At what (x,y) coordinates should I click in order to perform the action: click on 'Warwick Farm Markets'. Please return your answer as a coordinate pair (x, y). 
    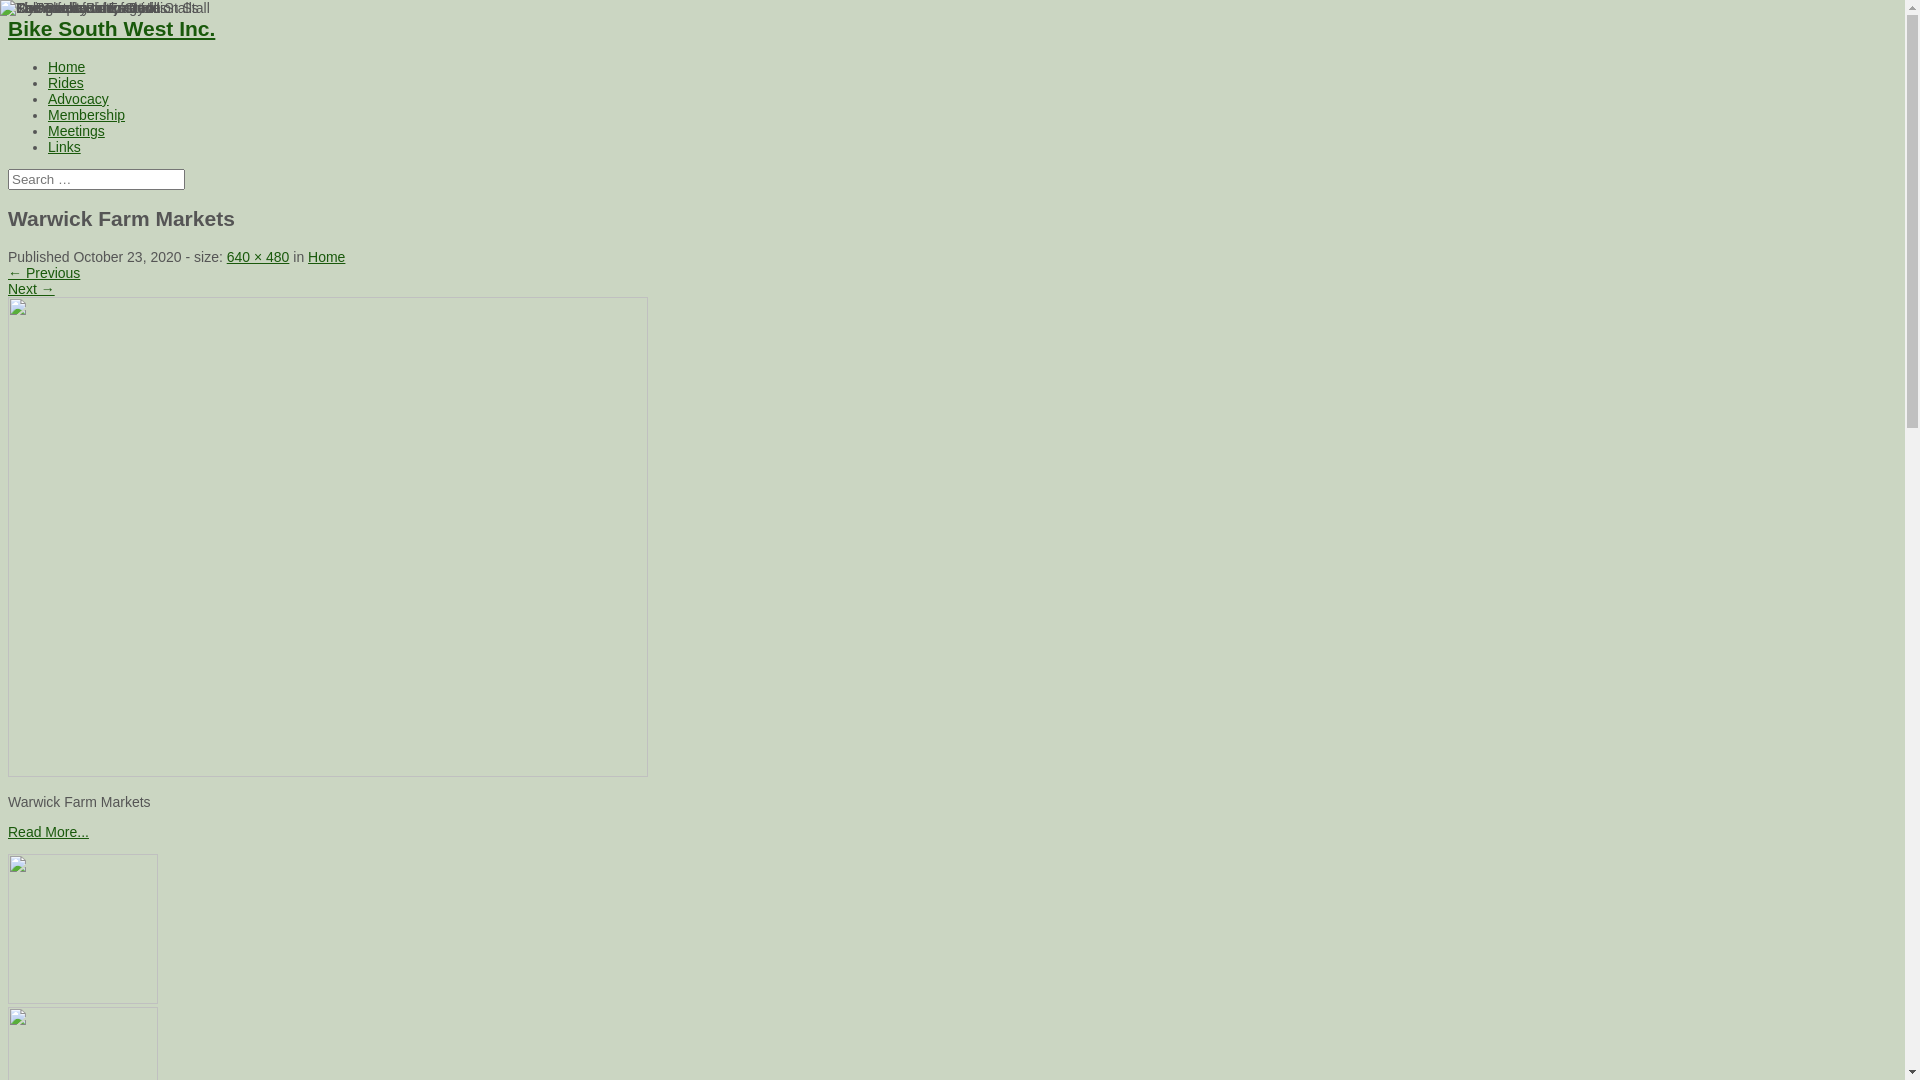
    Looking at the image, I should click on (327, 770).